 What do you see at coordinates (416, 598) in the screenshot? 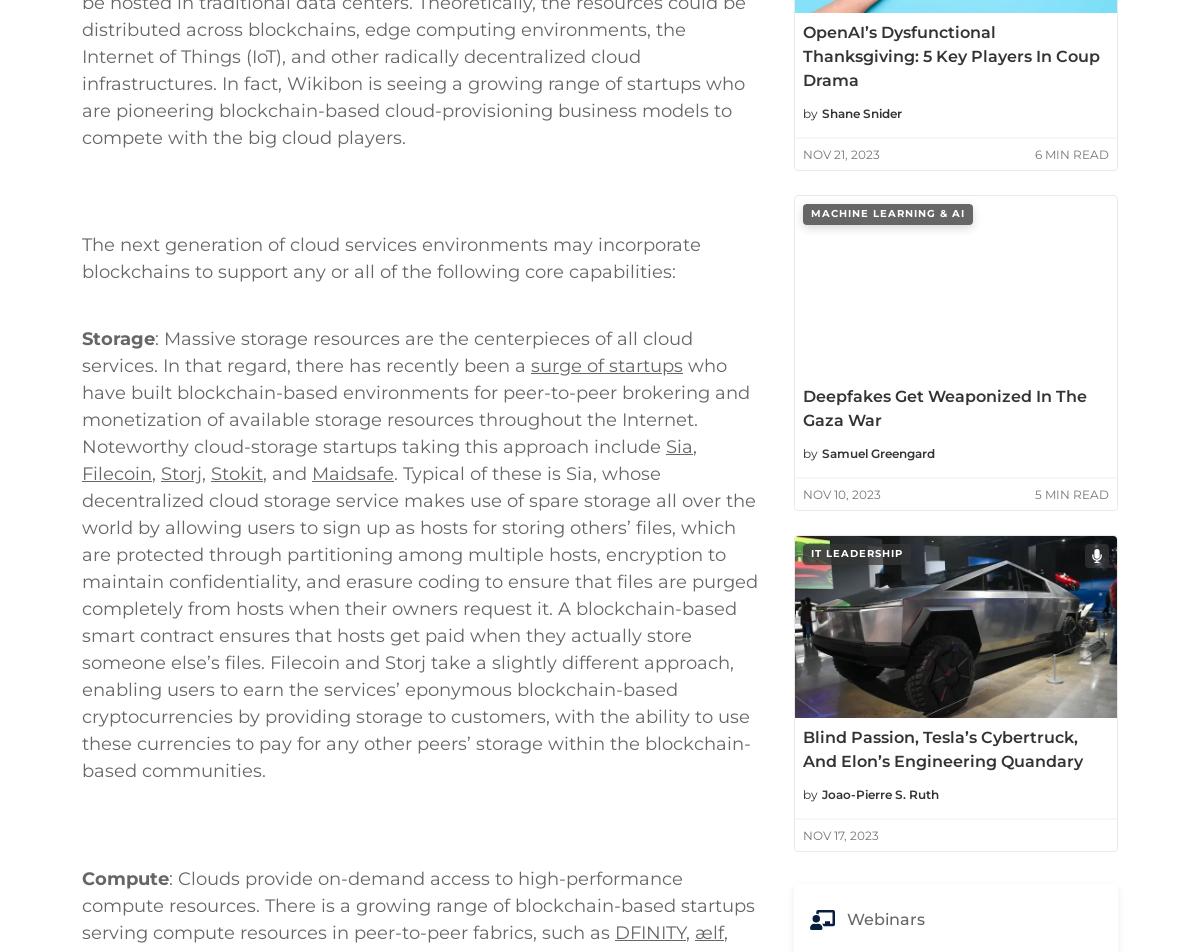
I see `'who have built blockchain-based environments for peer-to-peer brokering and monetization of available storage resources throughout the Internet. Noteworthy cloud-storage startups taking this approach include'` at bounding box center [416, 598].